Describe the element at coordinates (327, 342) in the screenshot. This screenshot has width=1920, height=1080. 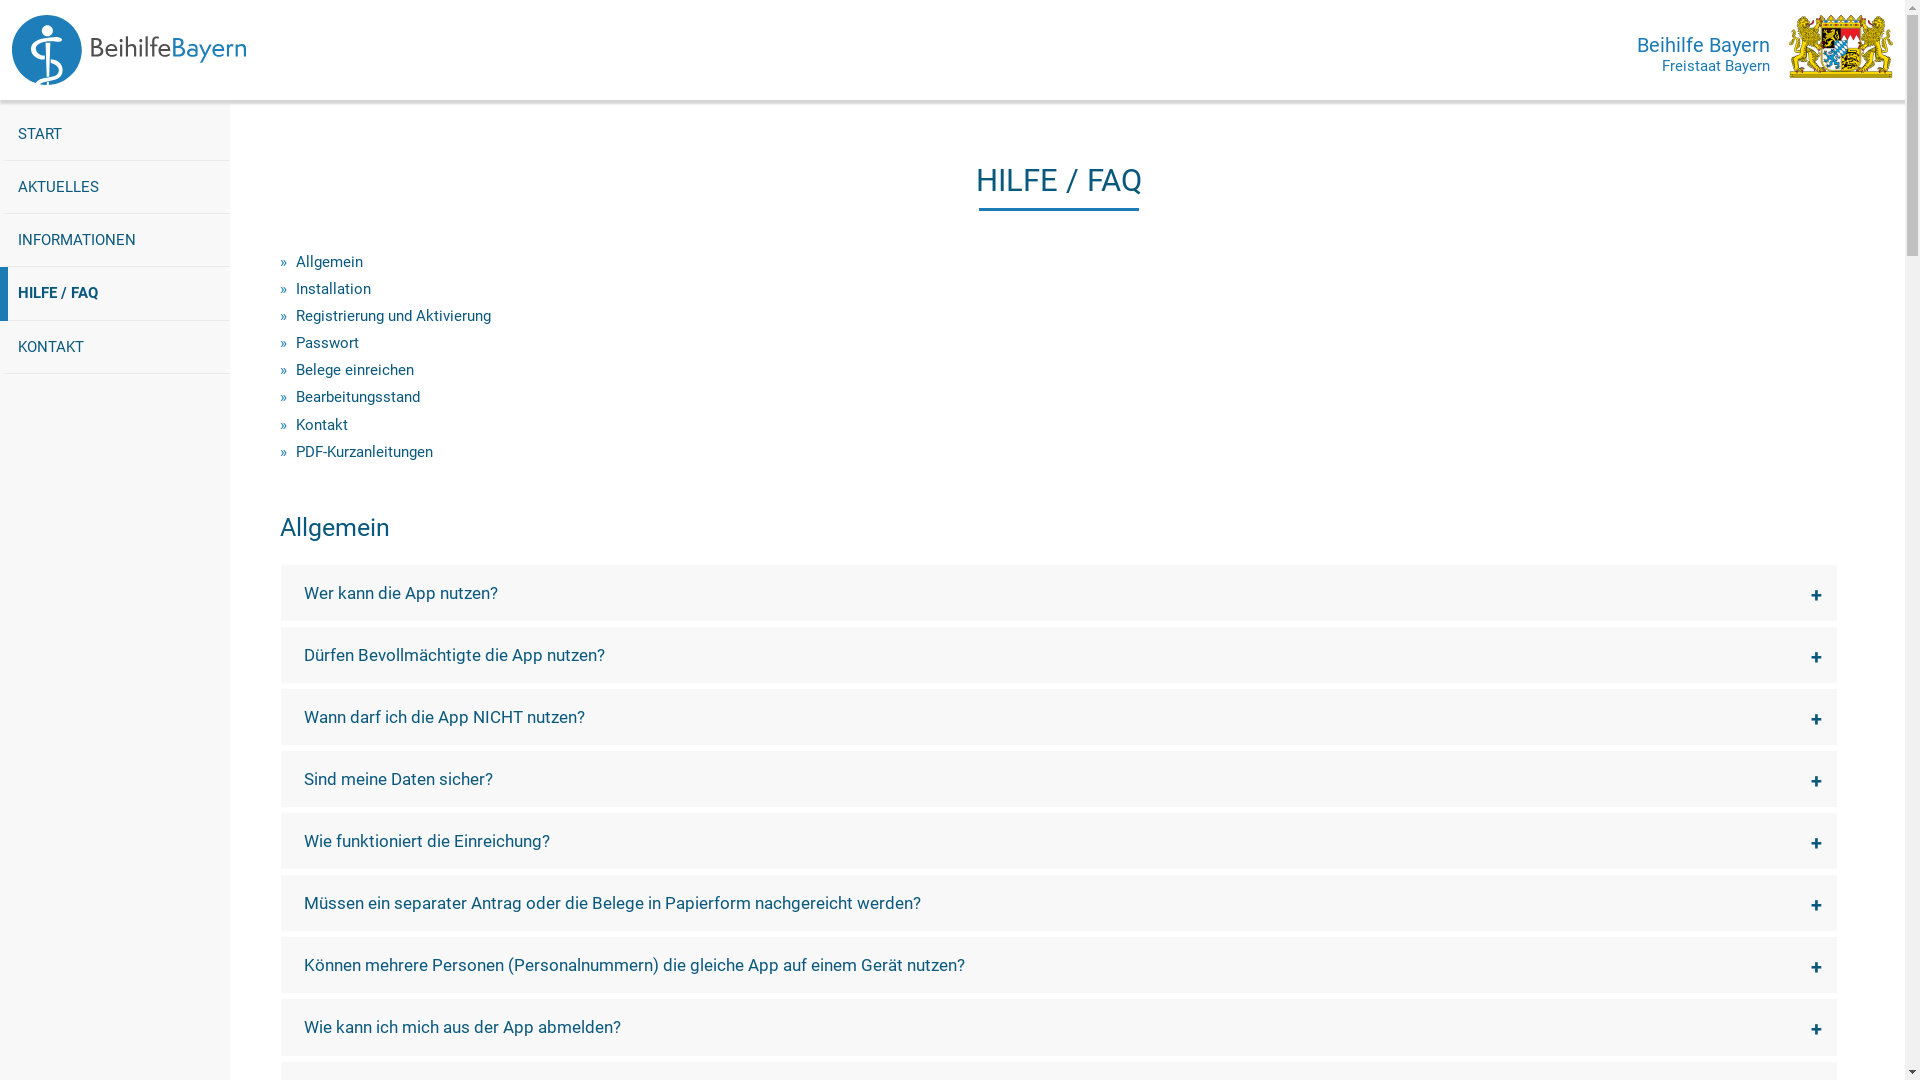
I see `'Passwort'` at that location.